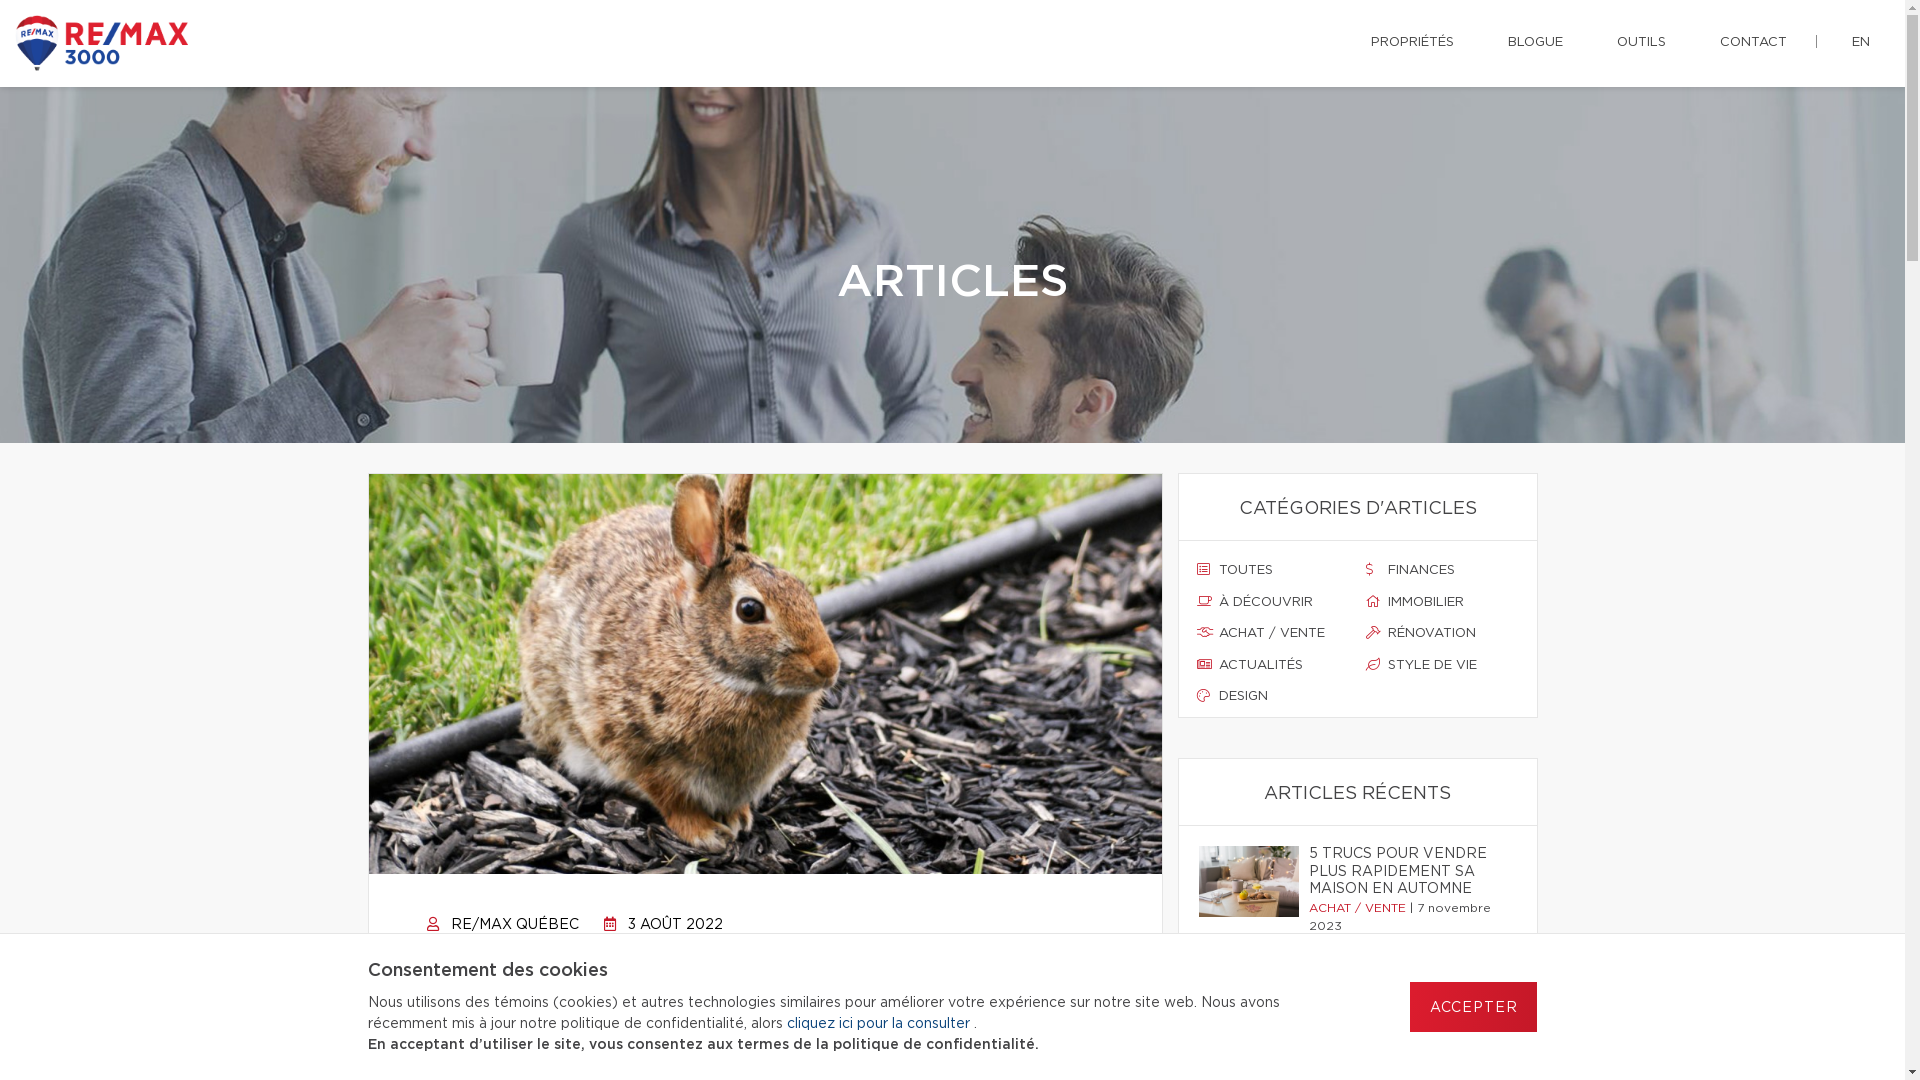 This screenshot has width=1920, height=1080. I want to click on 'FINANCES', so click(1365, 570).